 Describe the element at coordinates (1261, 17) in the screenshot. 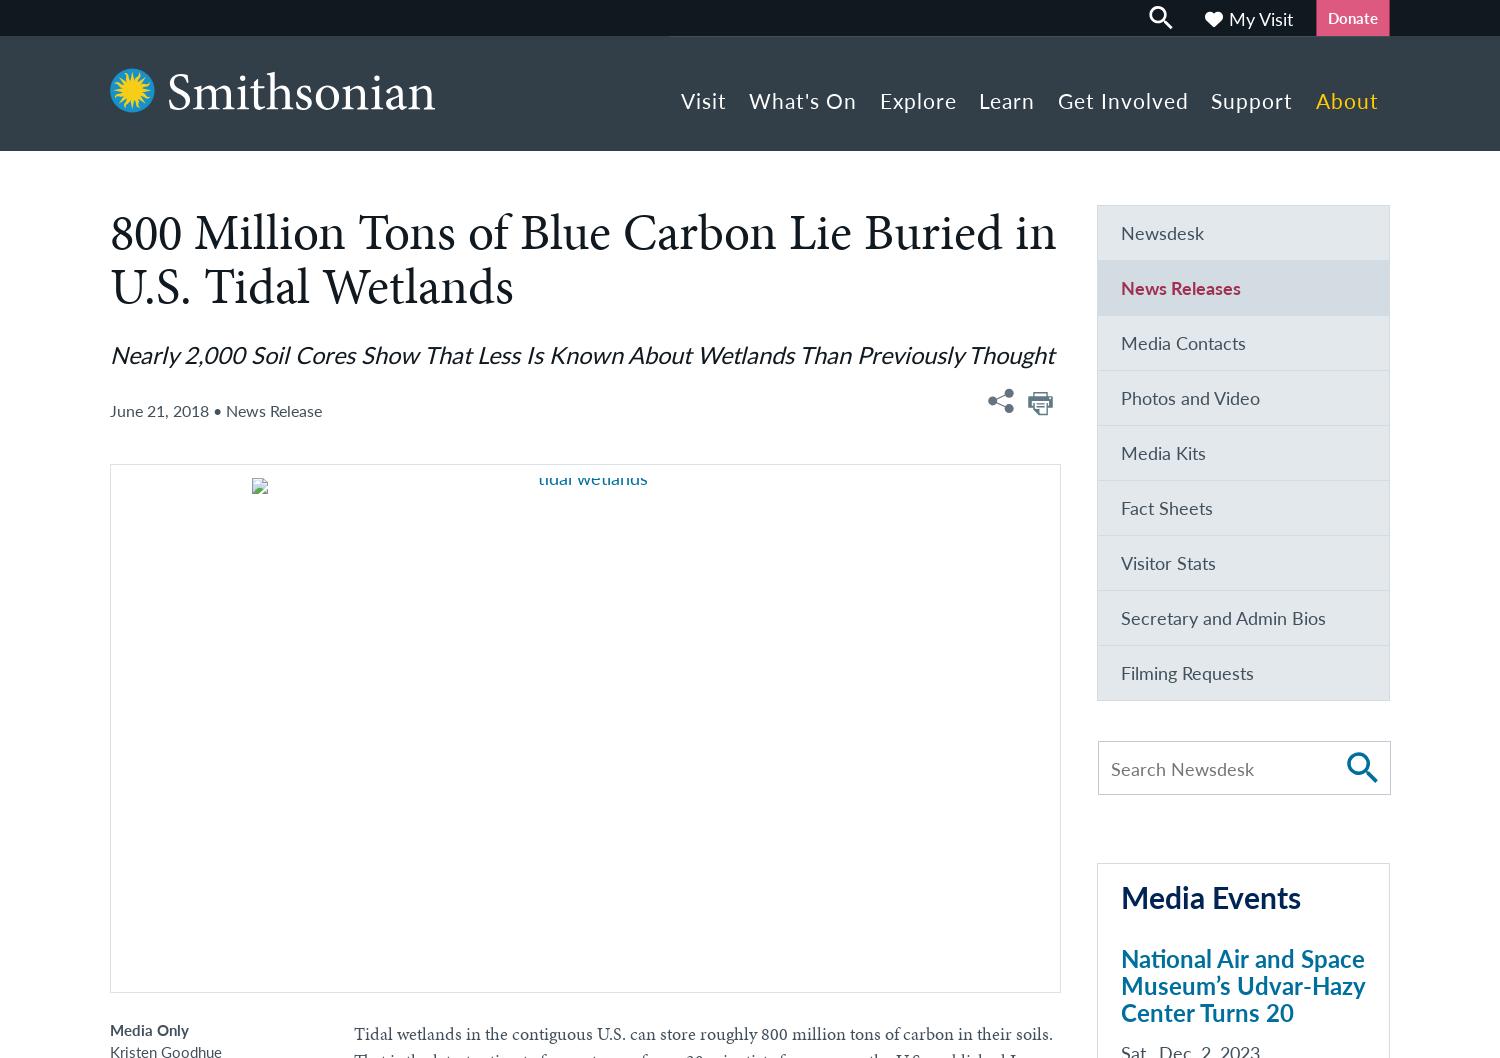

I see `'My Visit'` at that location.